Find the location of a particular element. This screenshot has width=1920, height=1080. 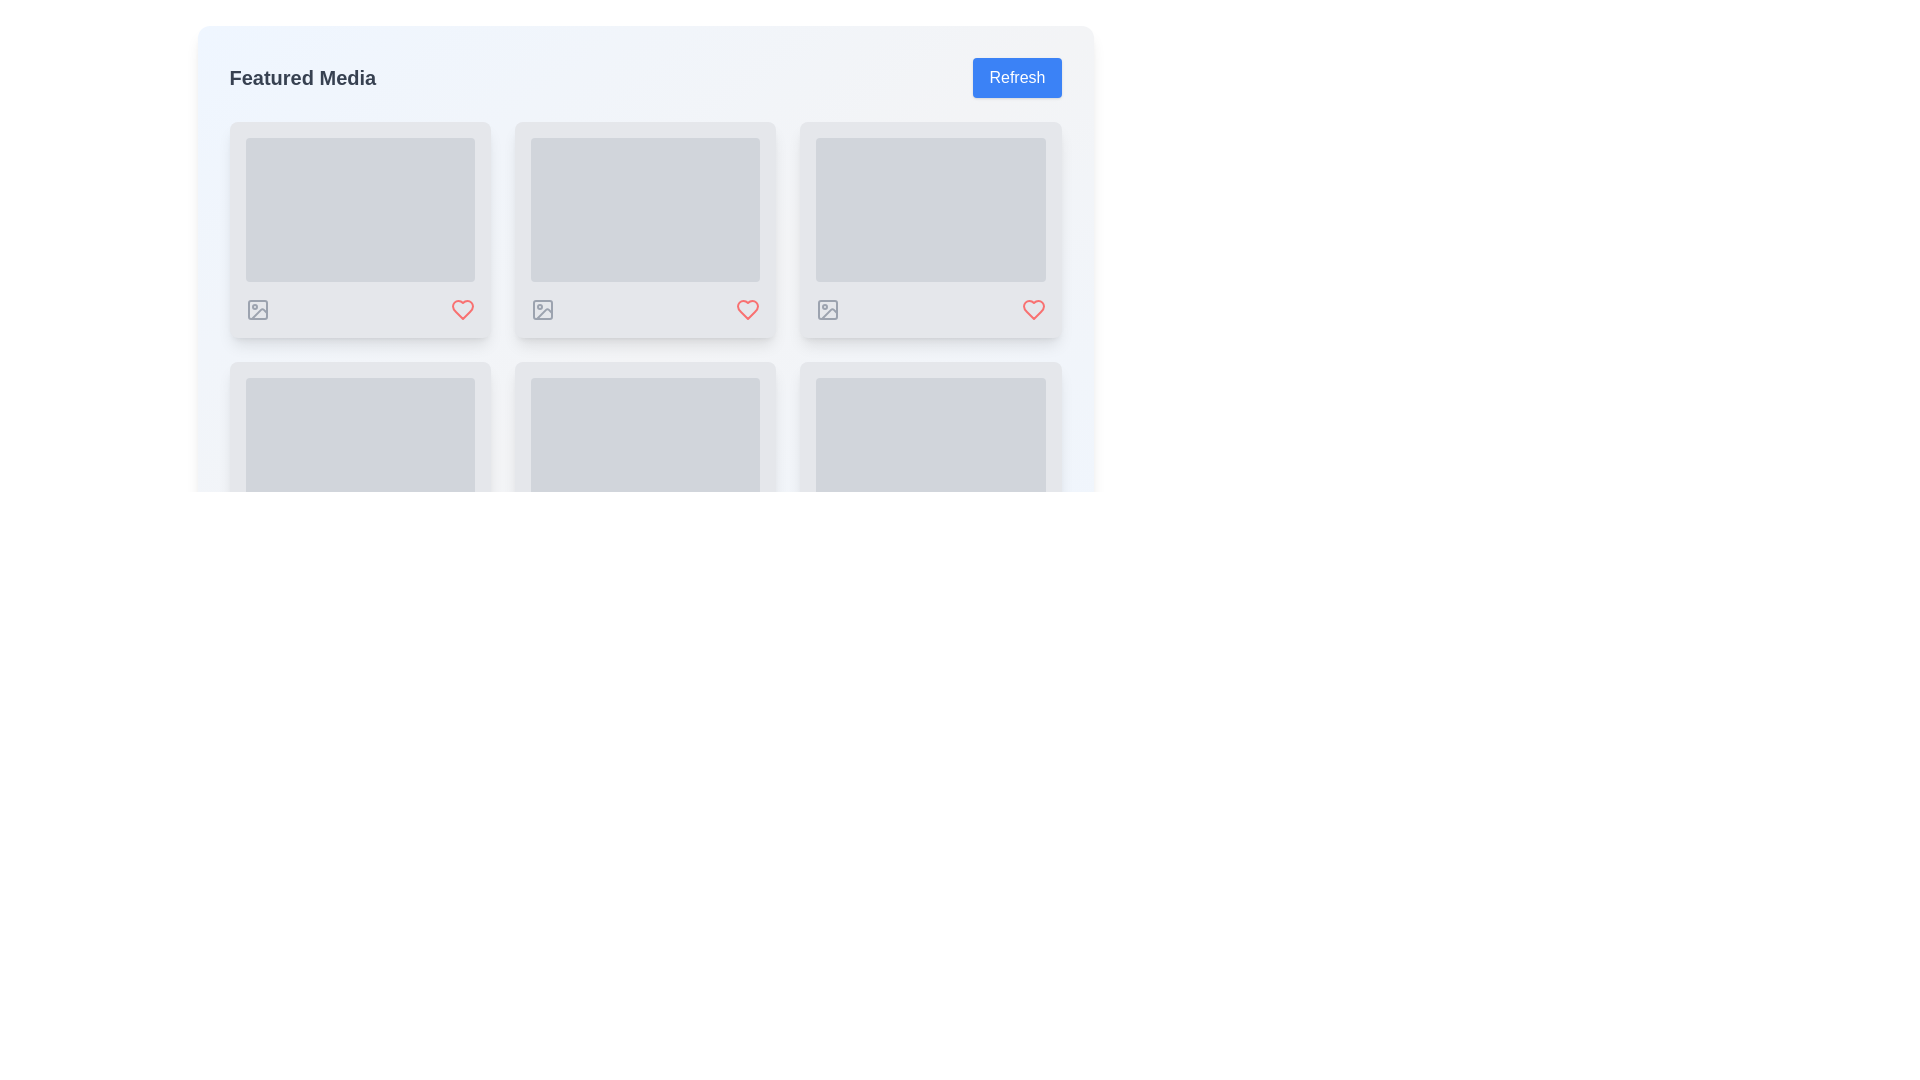

the text label that serves as a section title, positioned to the left of a blue 'Refresh' button is located at coordinates (301, 76).